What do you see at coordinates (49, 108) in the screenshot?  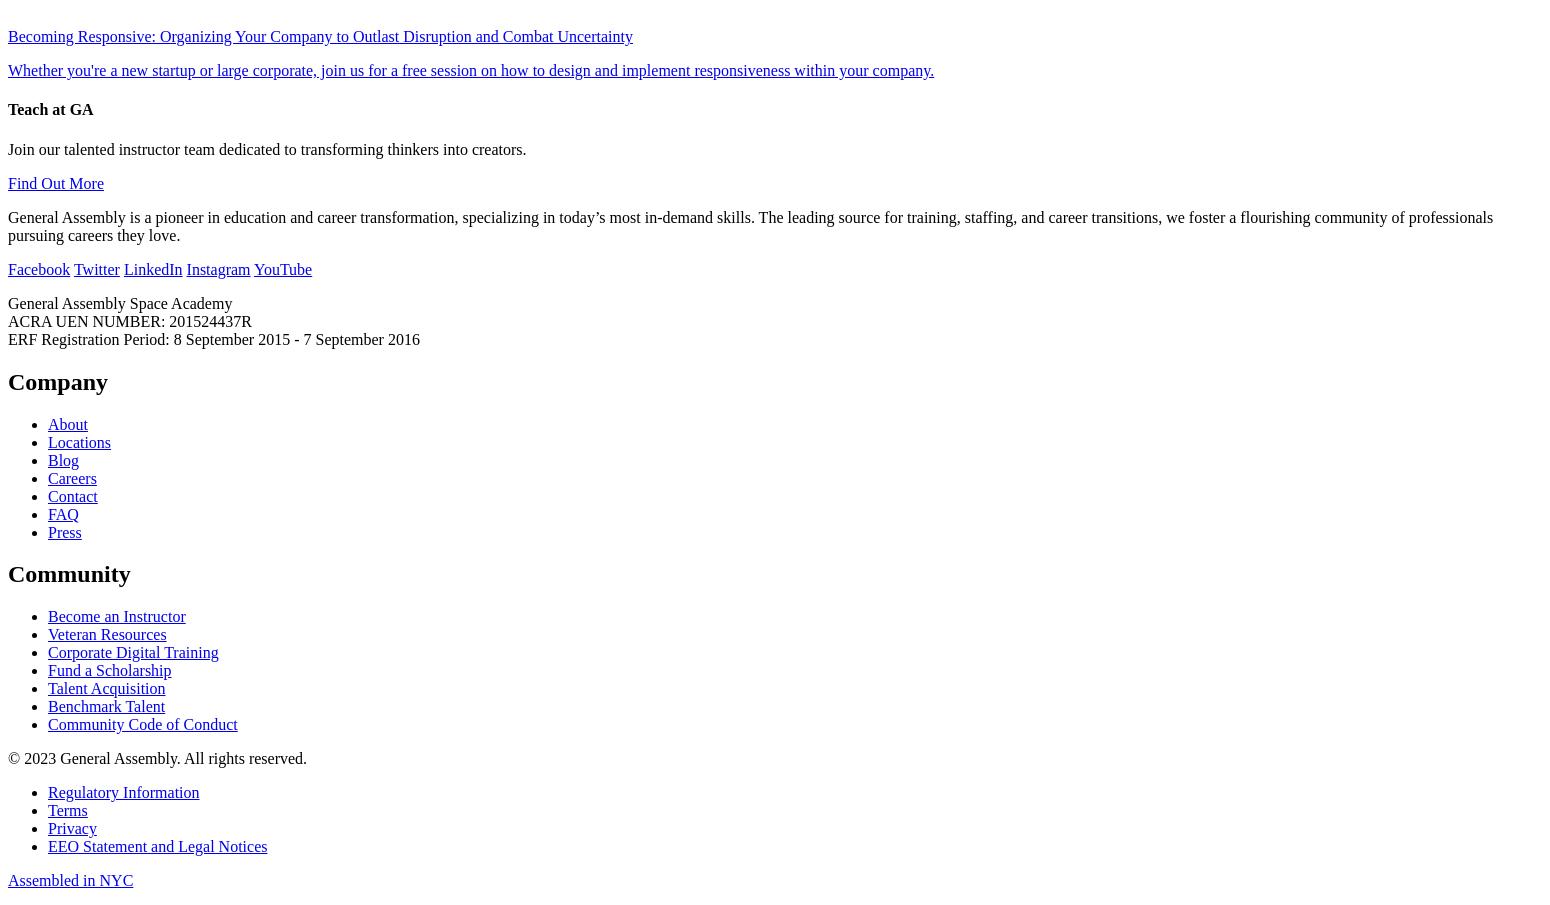 I see `'Teach at GA'` at bounding box center [49, 108].